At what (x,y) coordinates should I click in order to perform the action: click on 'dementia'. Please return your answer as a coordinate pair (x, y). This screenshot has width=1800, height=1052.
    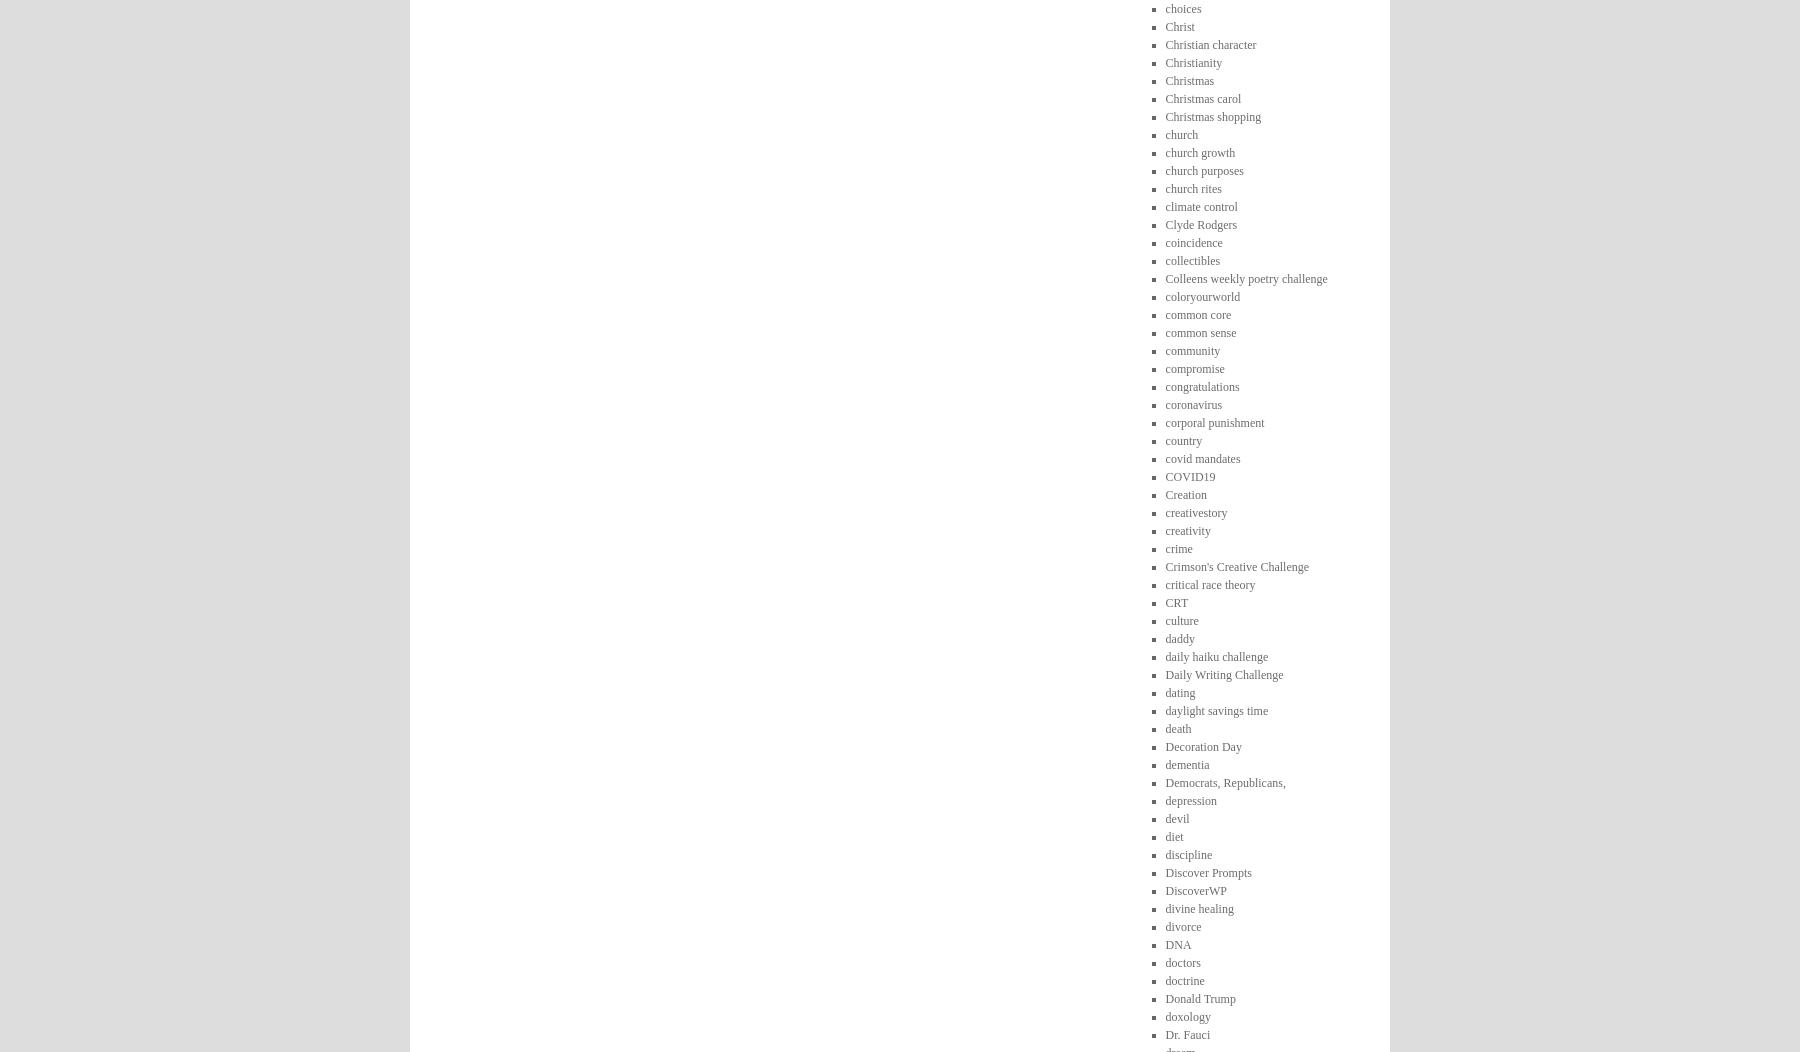
    Looking at the image, I should click on (1163, 762).